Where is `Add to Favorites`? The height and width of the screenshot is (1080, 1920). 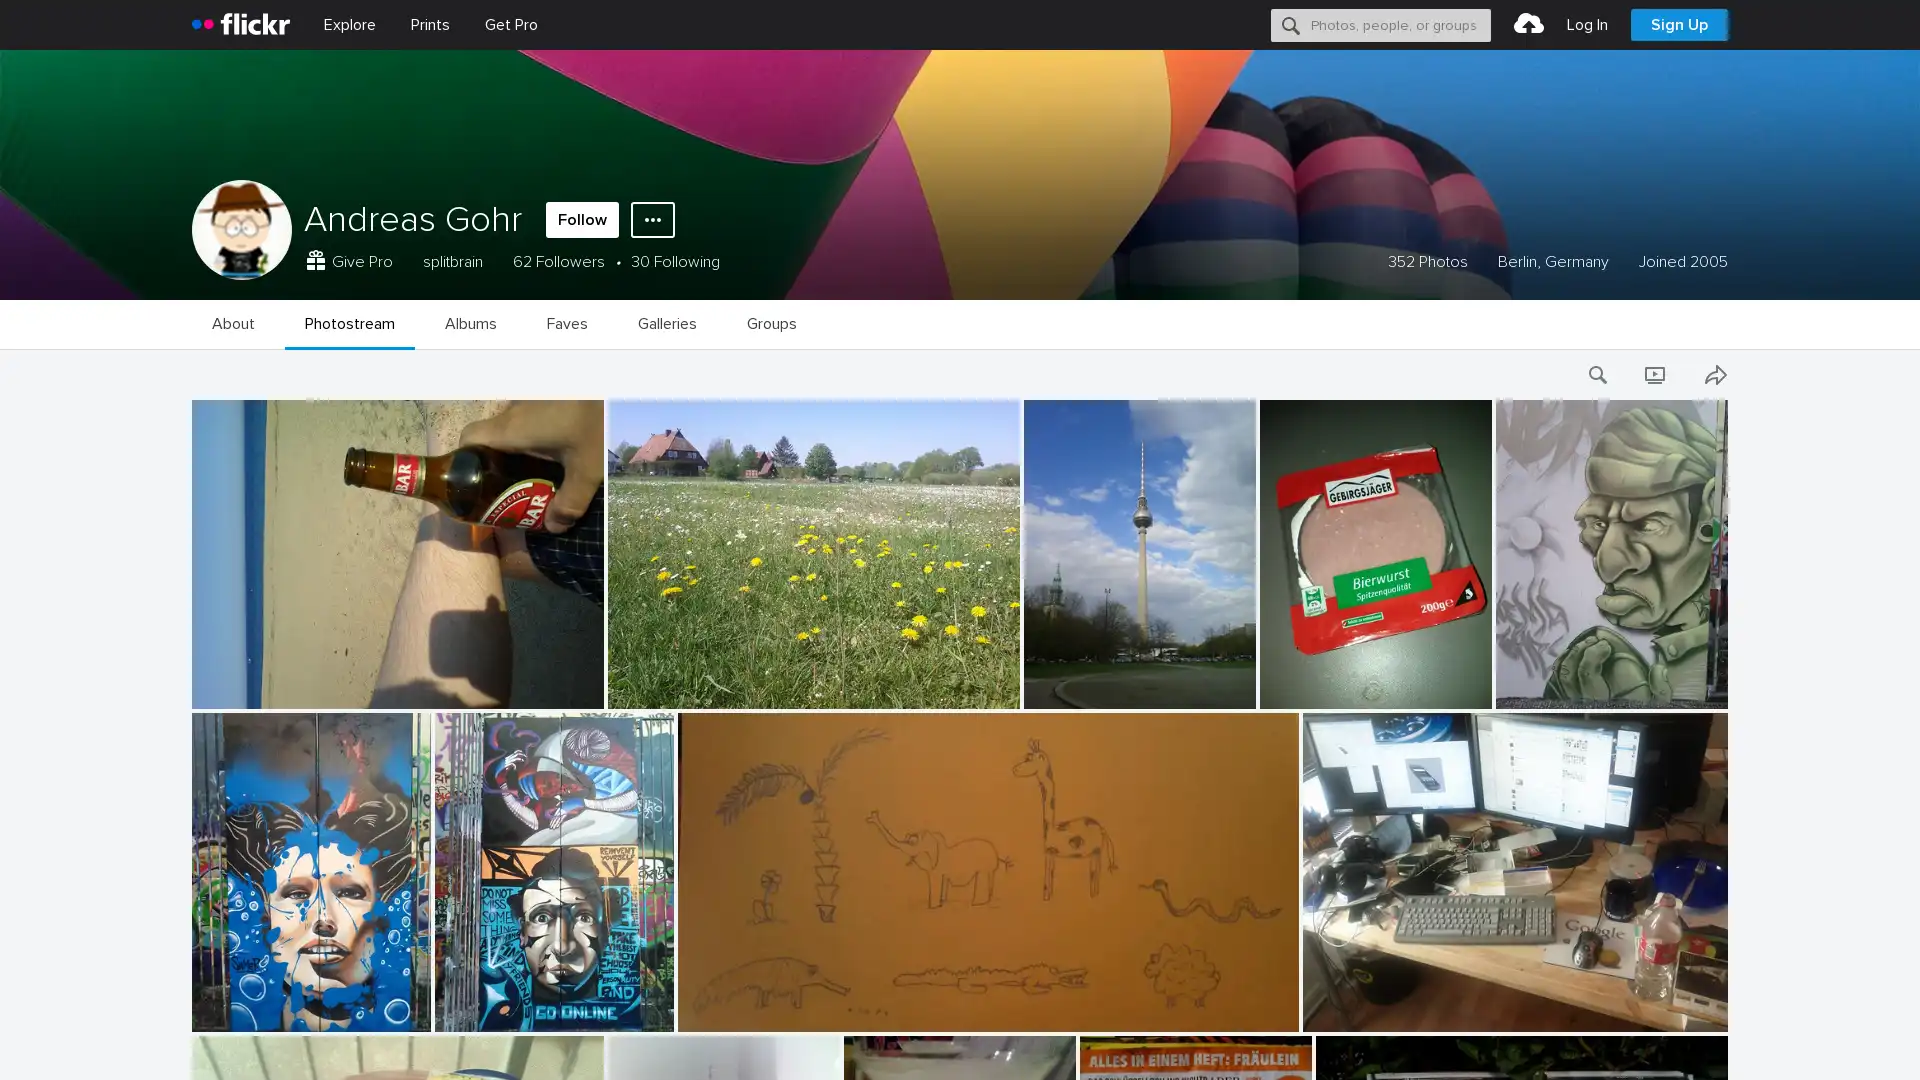 Add to Favorites is located at coordinates (192, 543).